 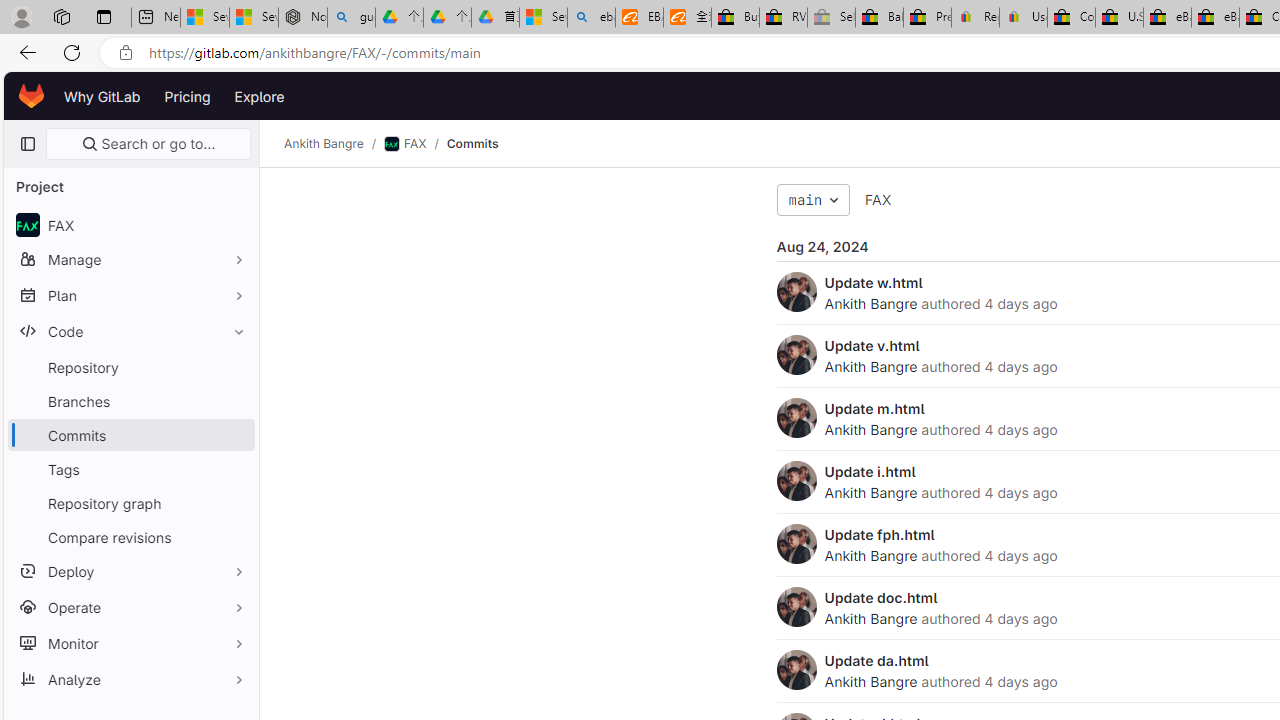 What do you see at coordinates (130, 536) in the screenshot?
I see `'Compare revisions'` at bounding box center [130, 536].